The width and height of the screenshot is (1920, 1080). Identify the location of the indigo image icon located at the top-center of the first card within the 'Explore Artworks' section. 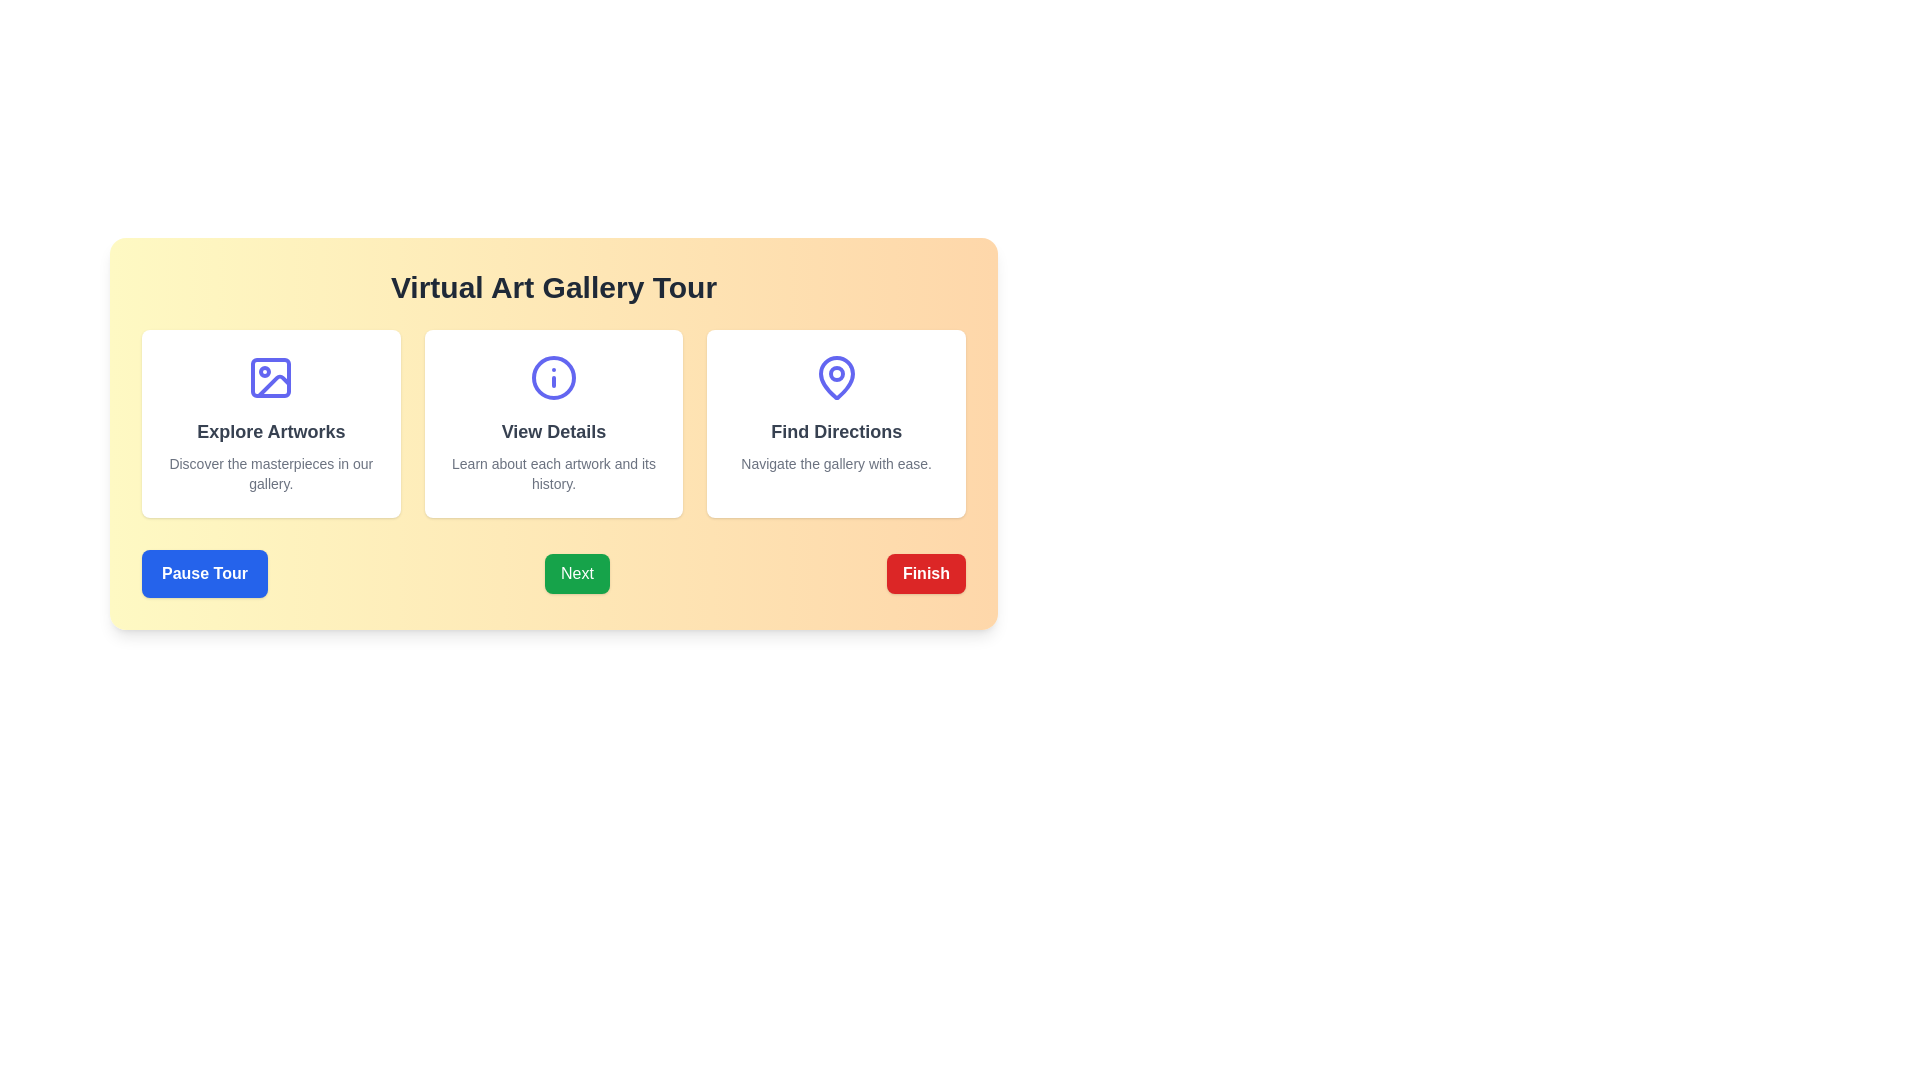
(270, 378).